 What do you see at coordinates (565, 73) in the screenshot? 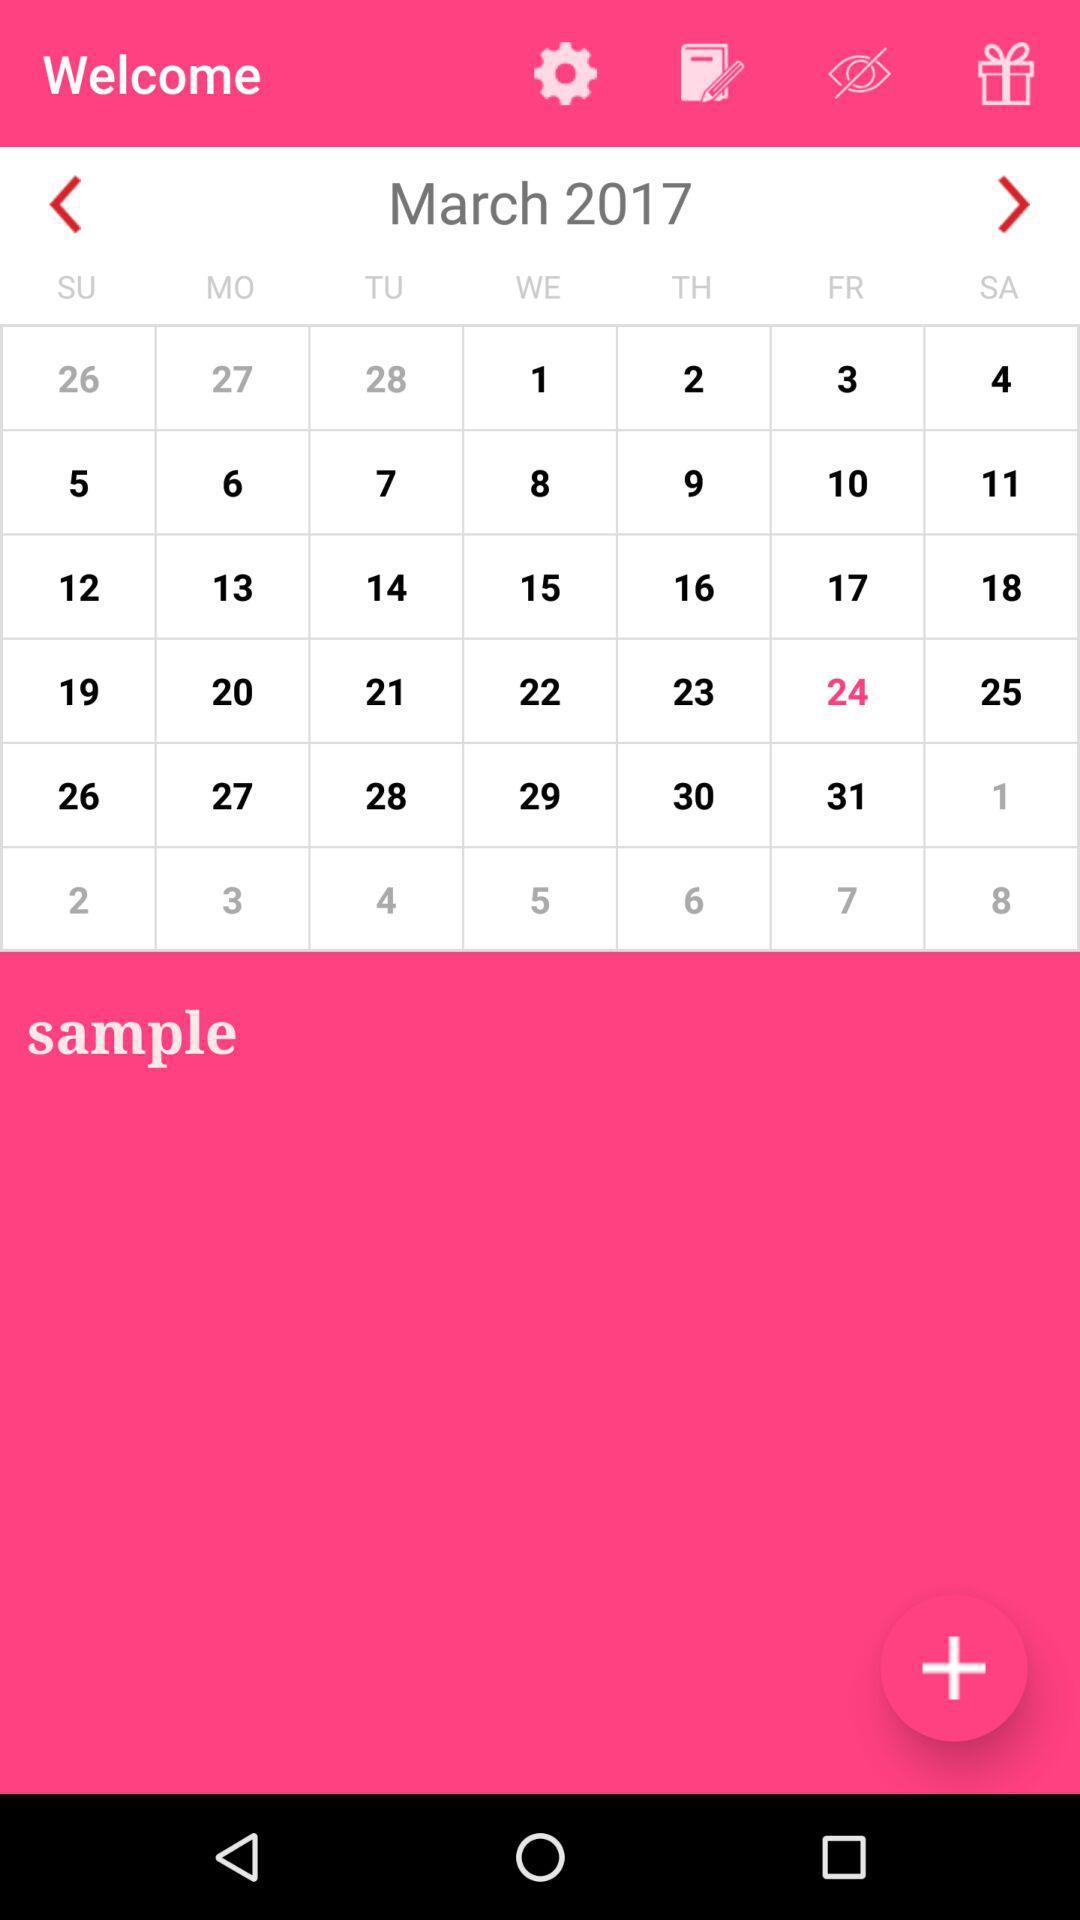
I see `settings` at bounding box center [565, 73].